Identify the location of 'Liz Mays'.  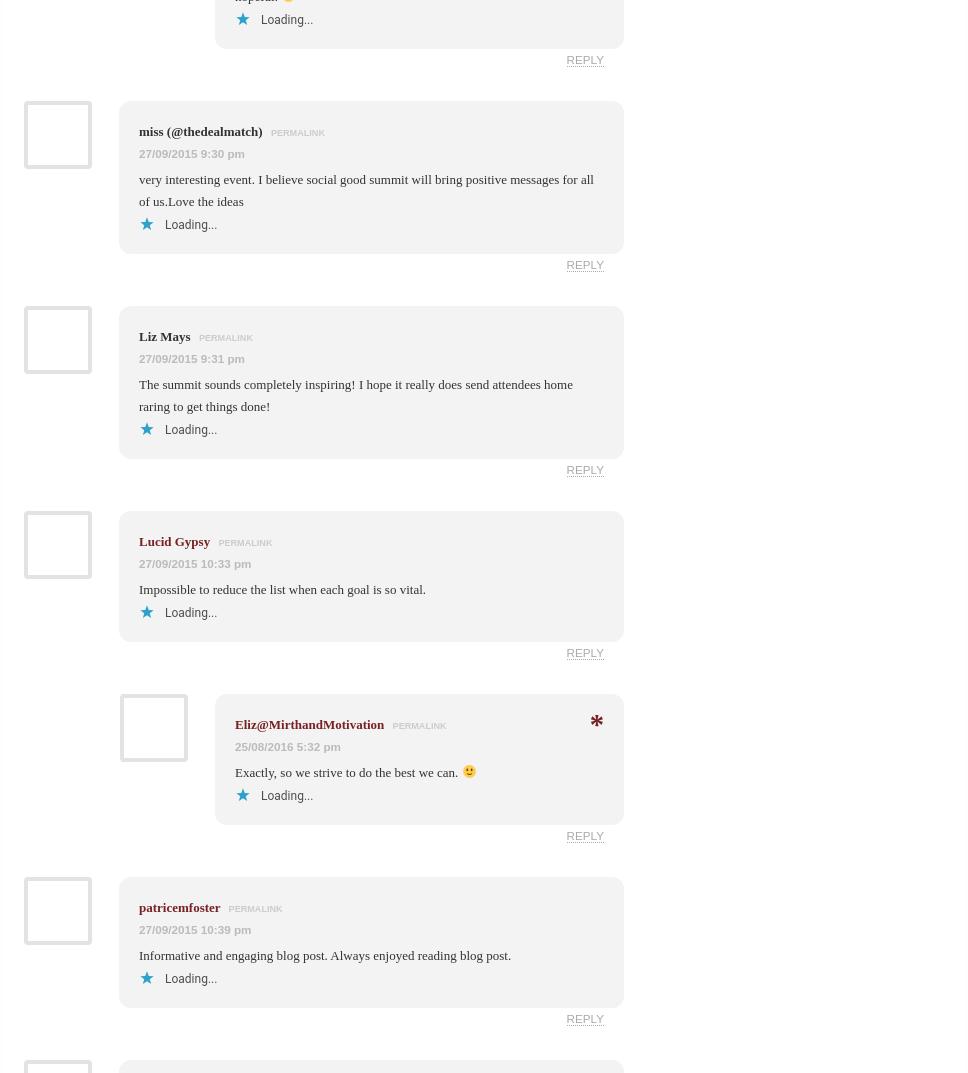
(166, 335).